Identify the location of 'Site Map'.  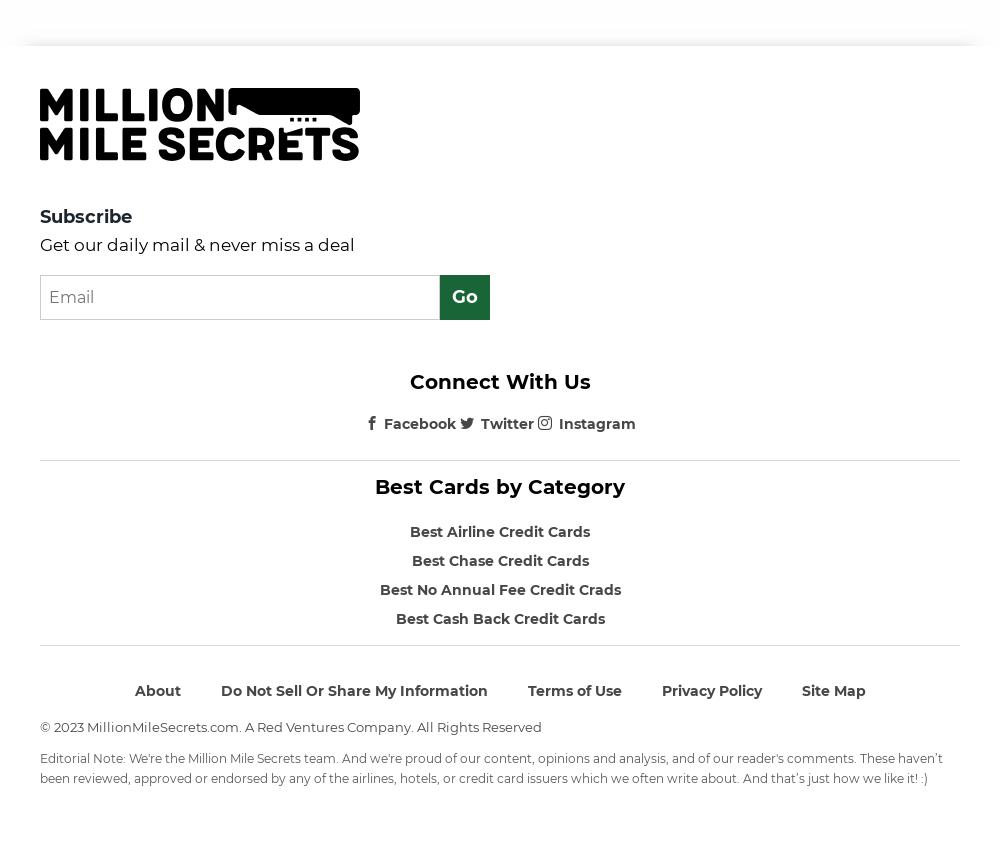
(832, 689).